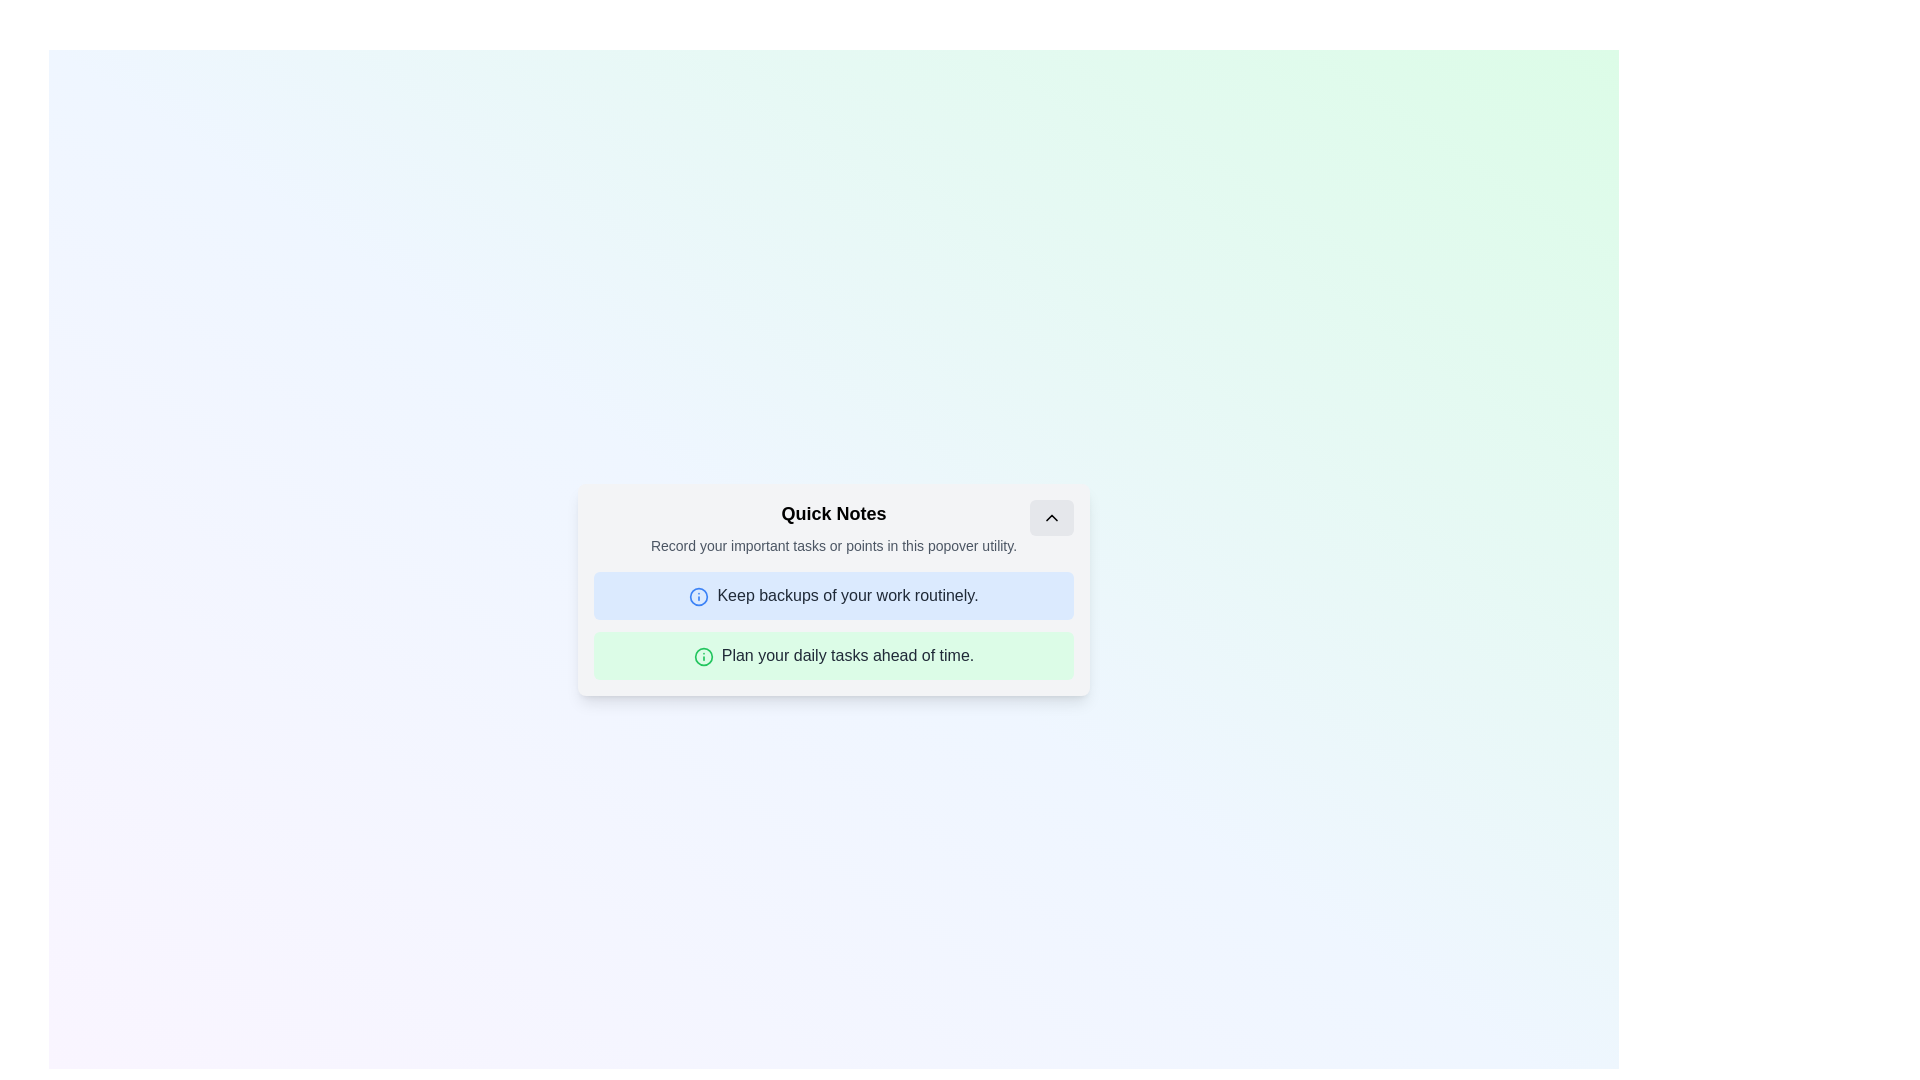 The width and height of the screenshot is (1920, 1080). I want to click on the icon button located at the top-right corner of the 'Quick Notes' pop-up, so click(1050, 516).